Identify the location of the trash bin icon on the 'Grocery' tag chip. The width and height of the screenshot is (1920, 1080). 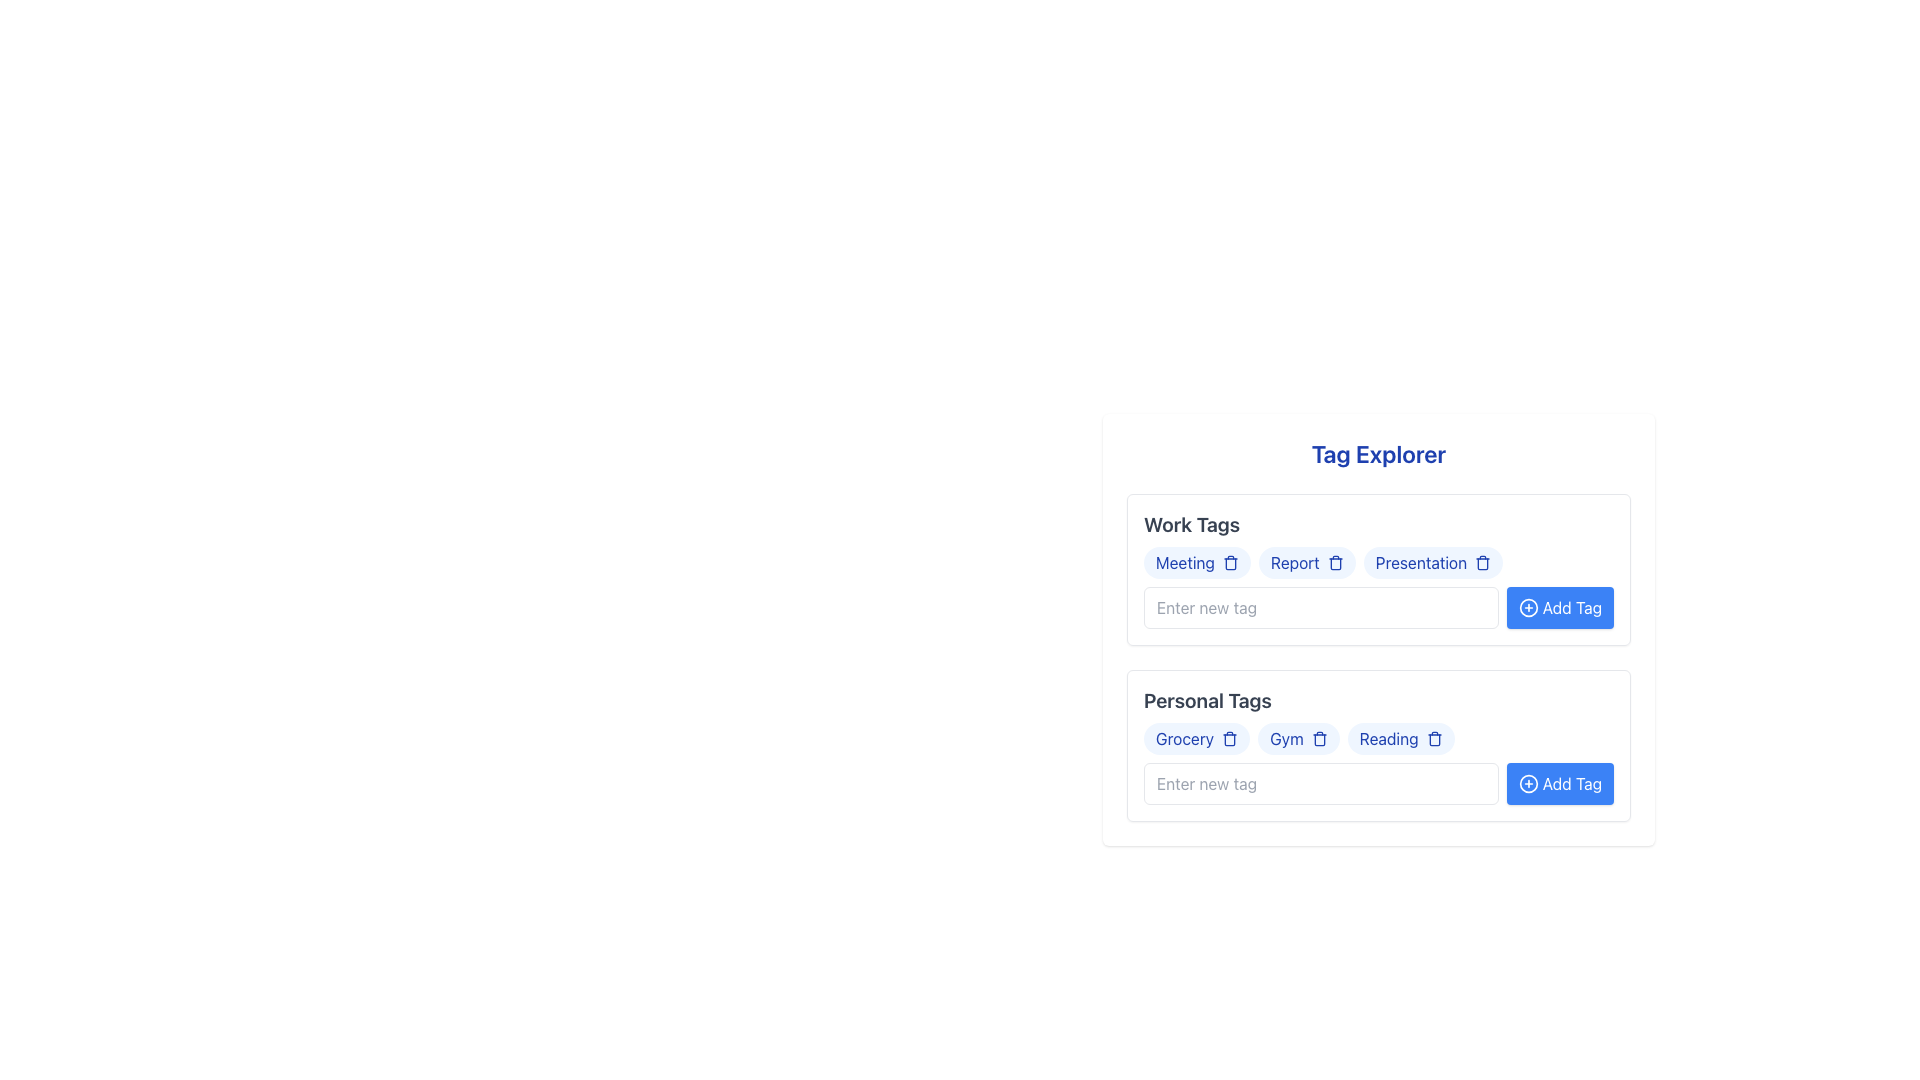
(1196, 739).